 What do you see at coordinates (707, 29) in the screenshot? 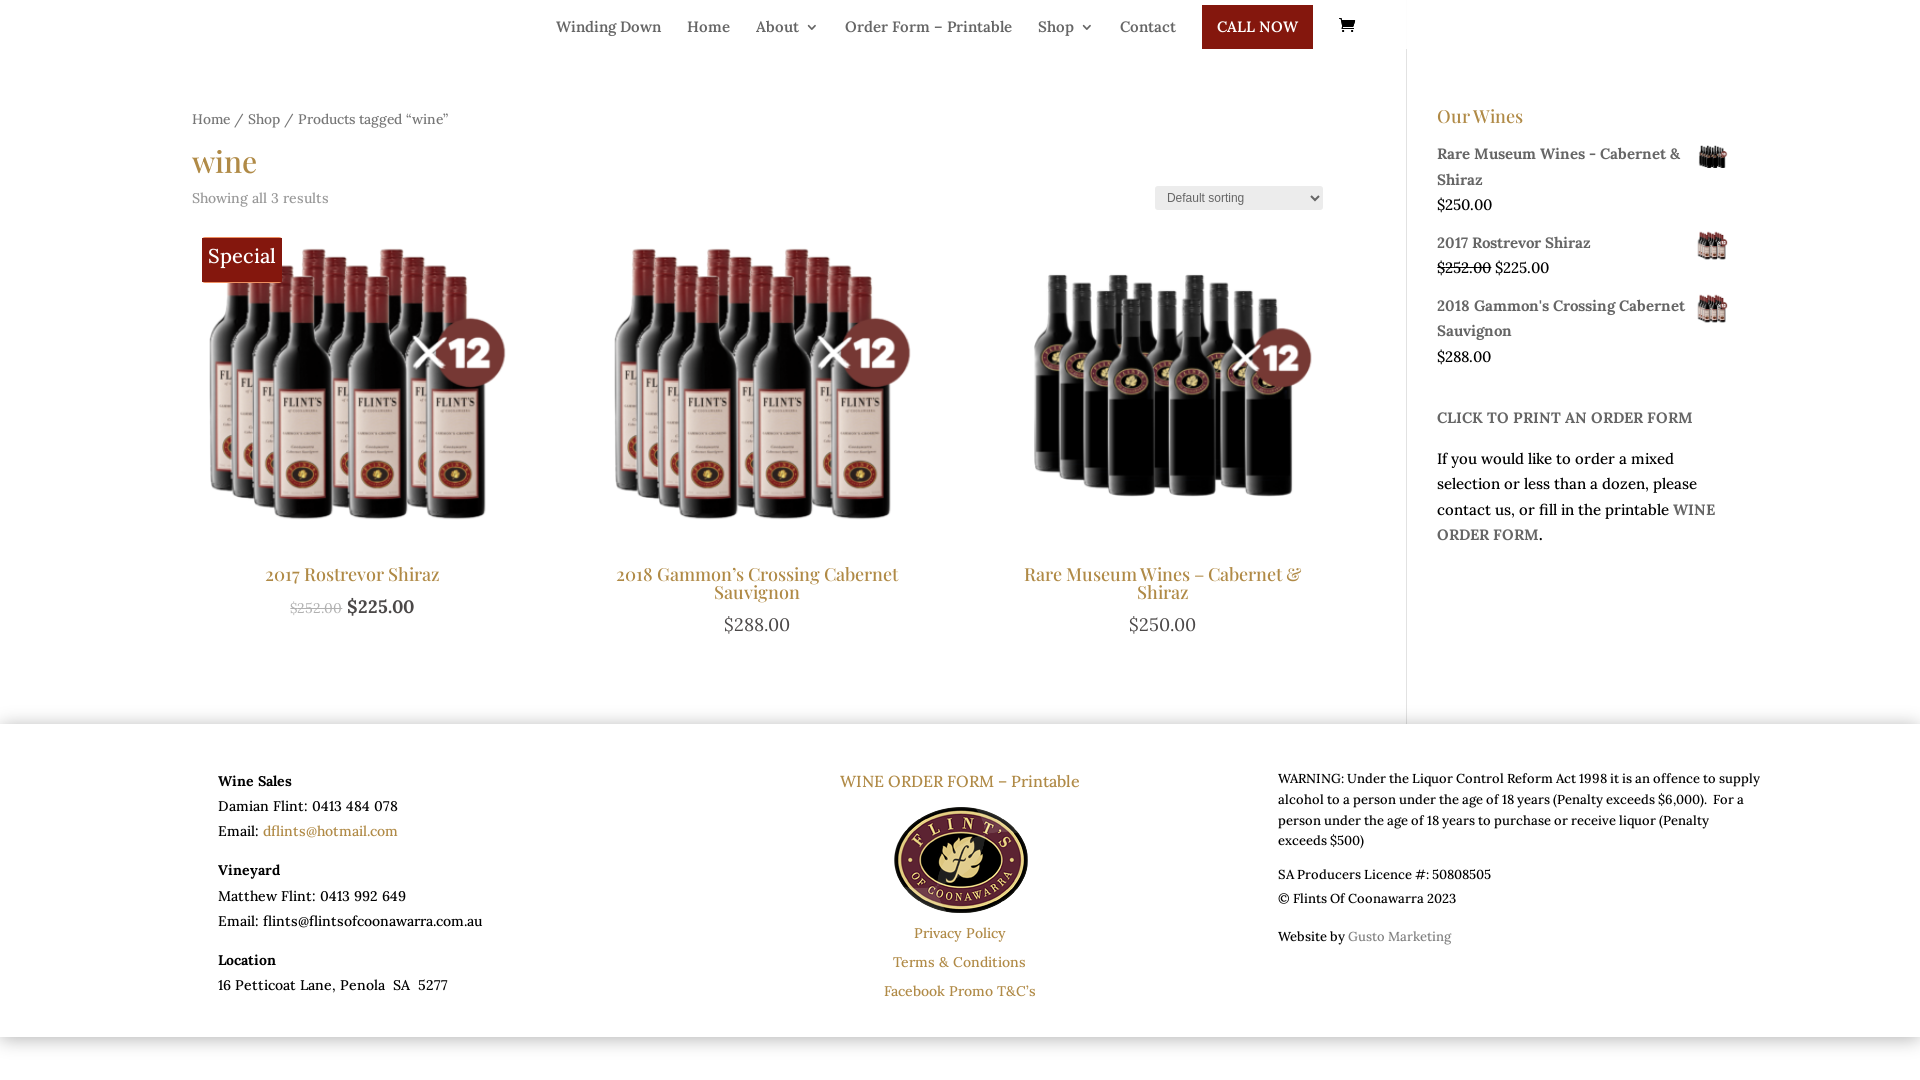
I see `'Home'` at bounding box center [707, 29].